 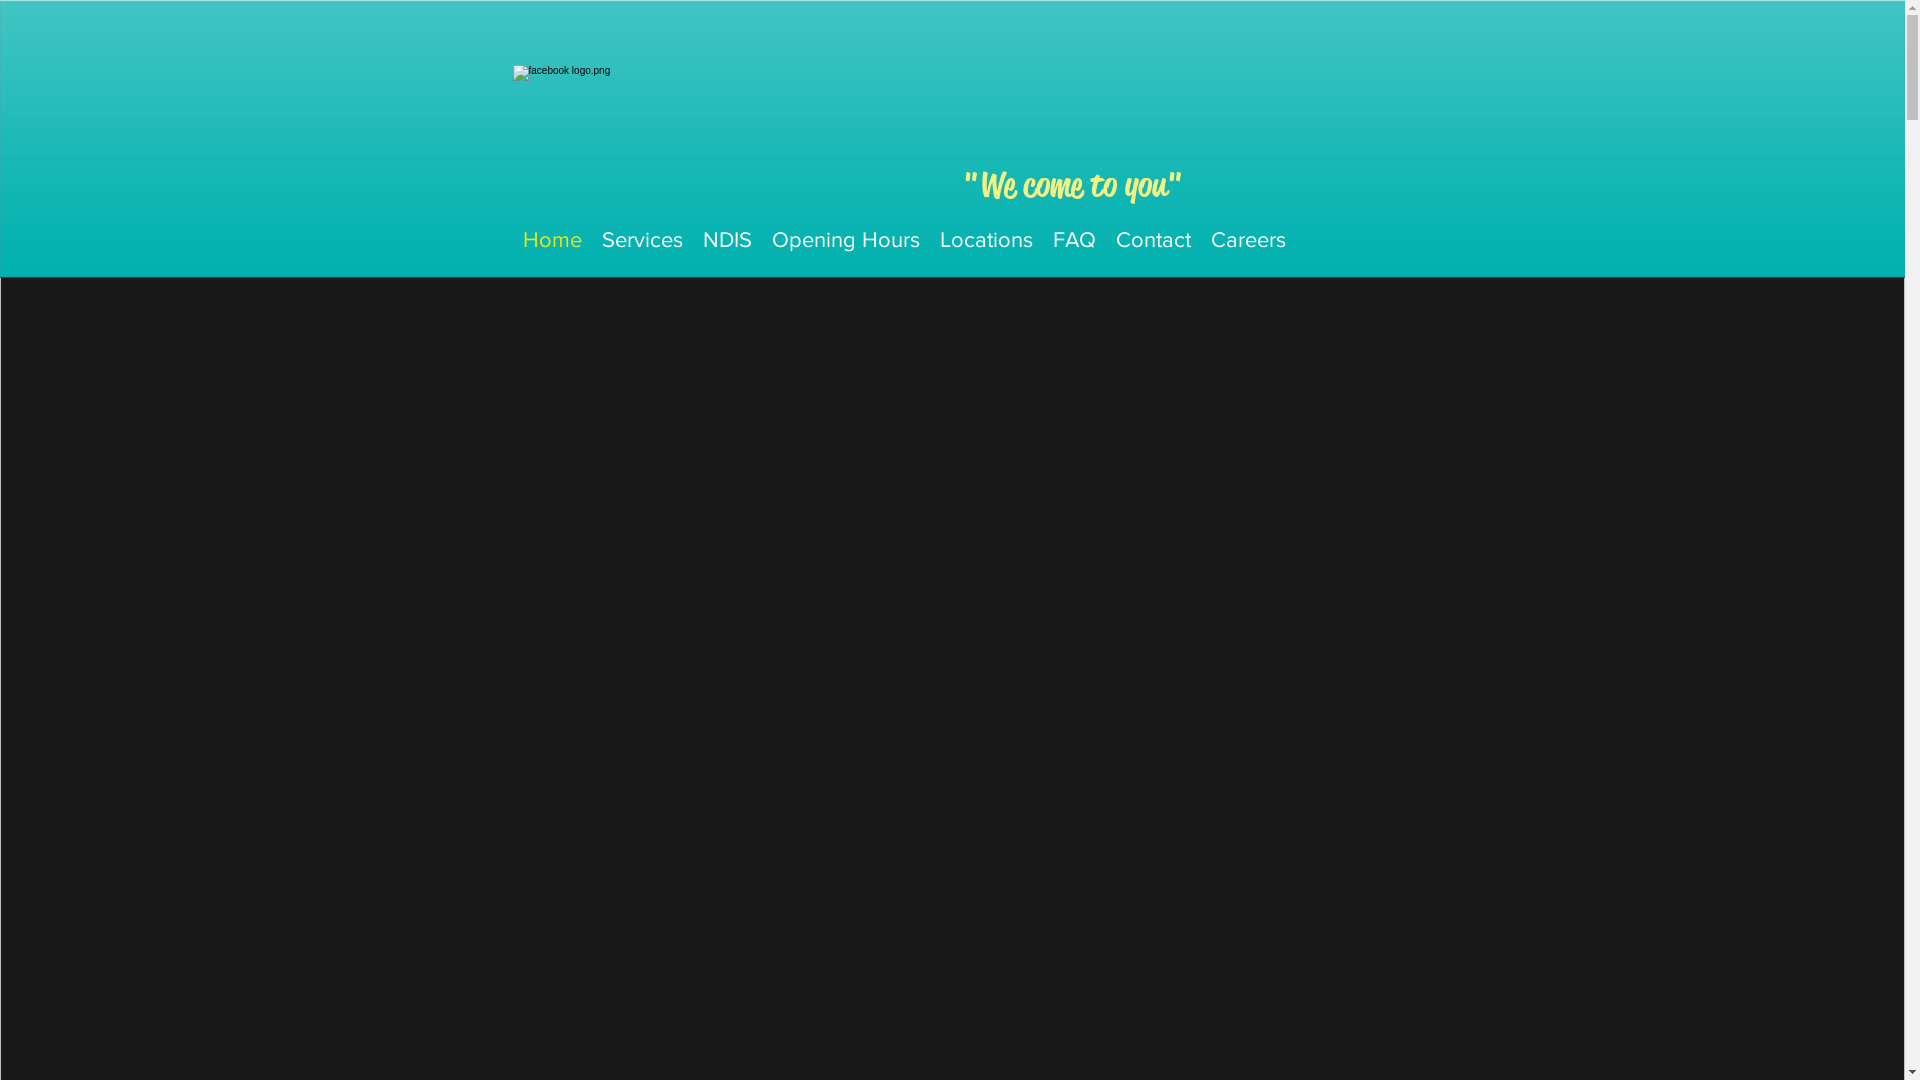 I want to click on 'Careers', so click(x=1200, y=238).